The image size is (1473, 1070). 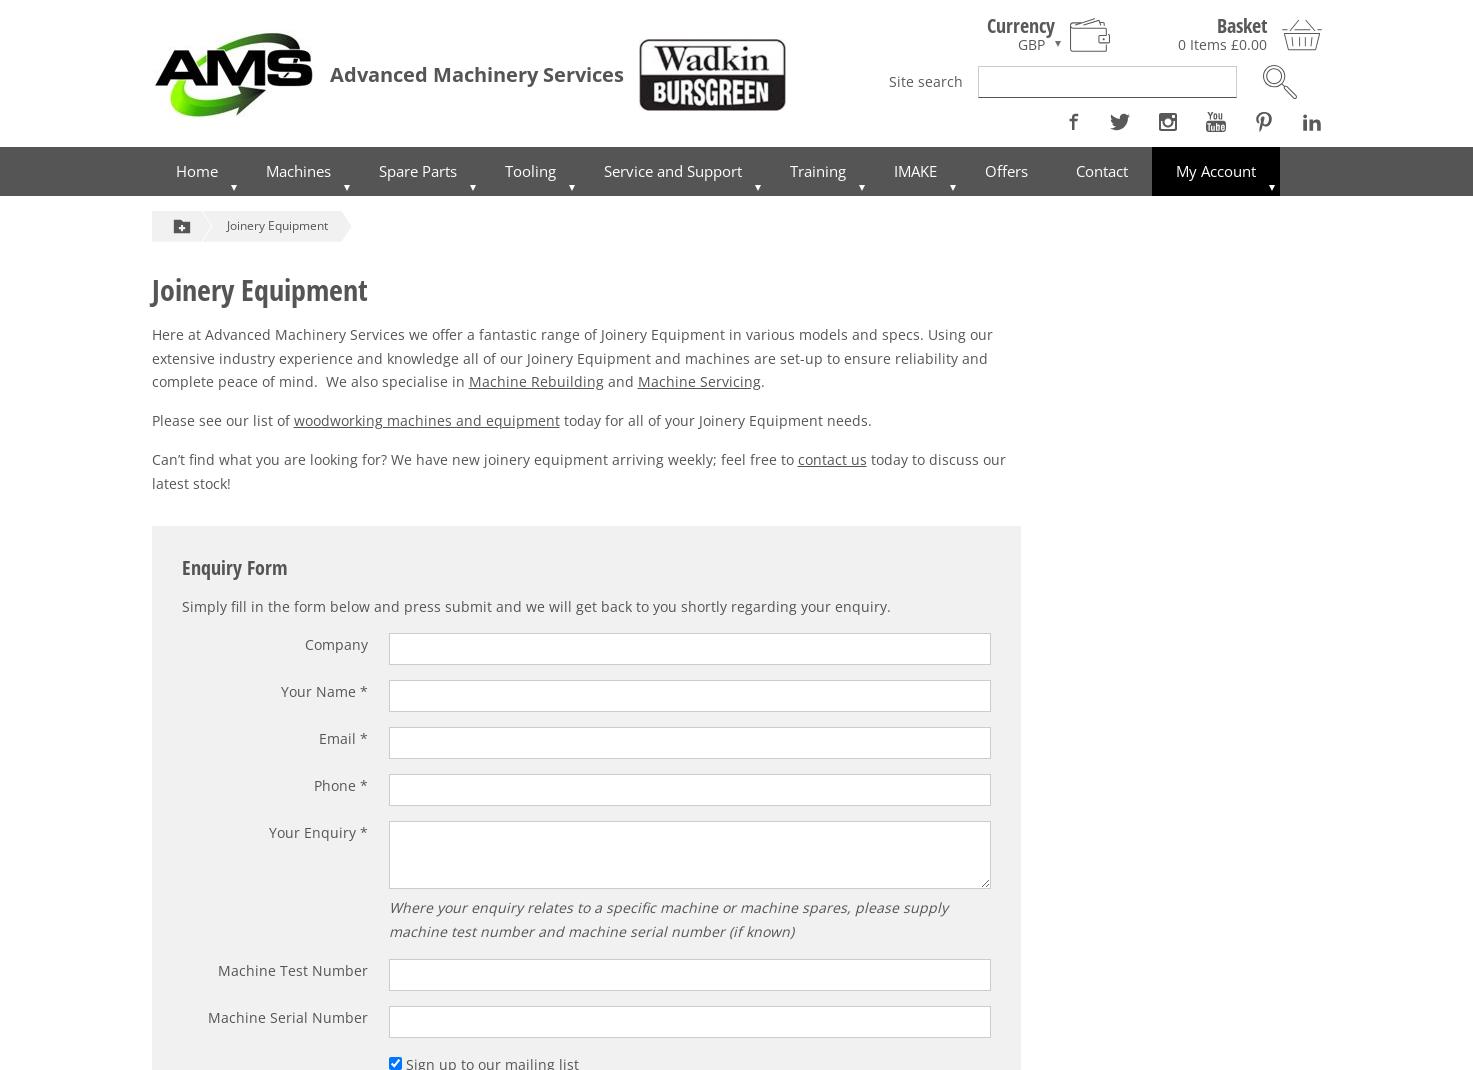 I want to click on 'GBP', so click(x=1030, y=42).